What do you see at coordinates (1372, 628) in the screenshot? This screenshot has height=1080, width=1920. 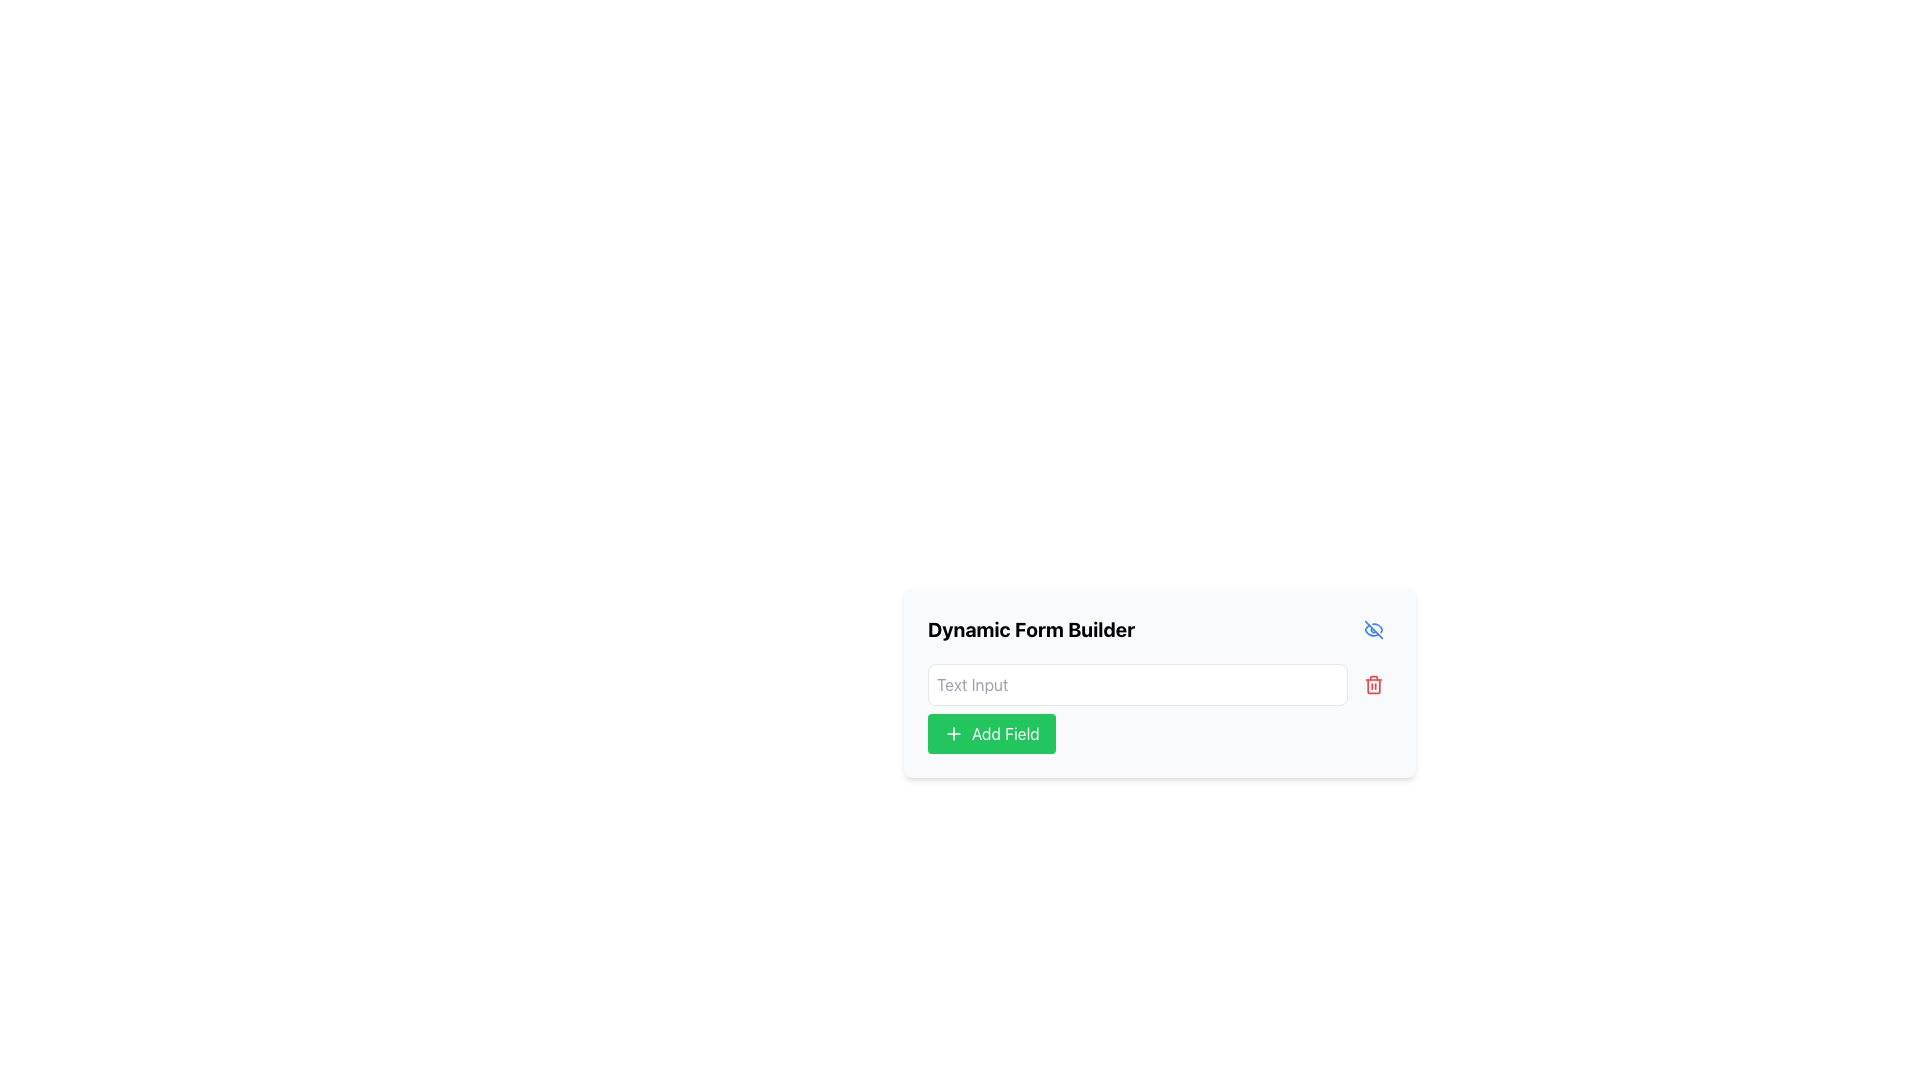 I see `the eye icon button that toggles visibility for the 'Dynamic Form Builder' section` at bounding box center [1372, 628].